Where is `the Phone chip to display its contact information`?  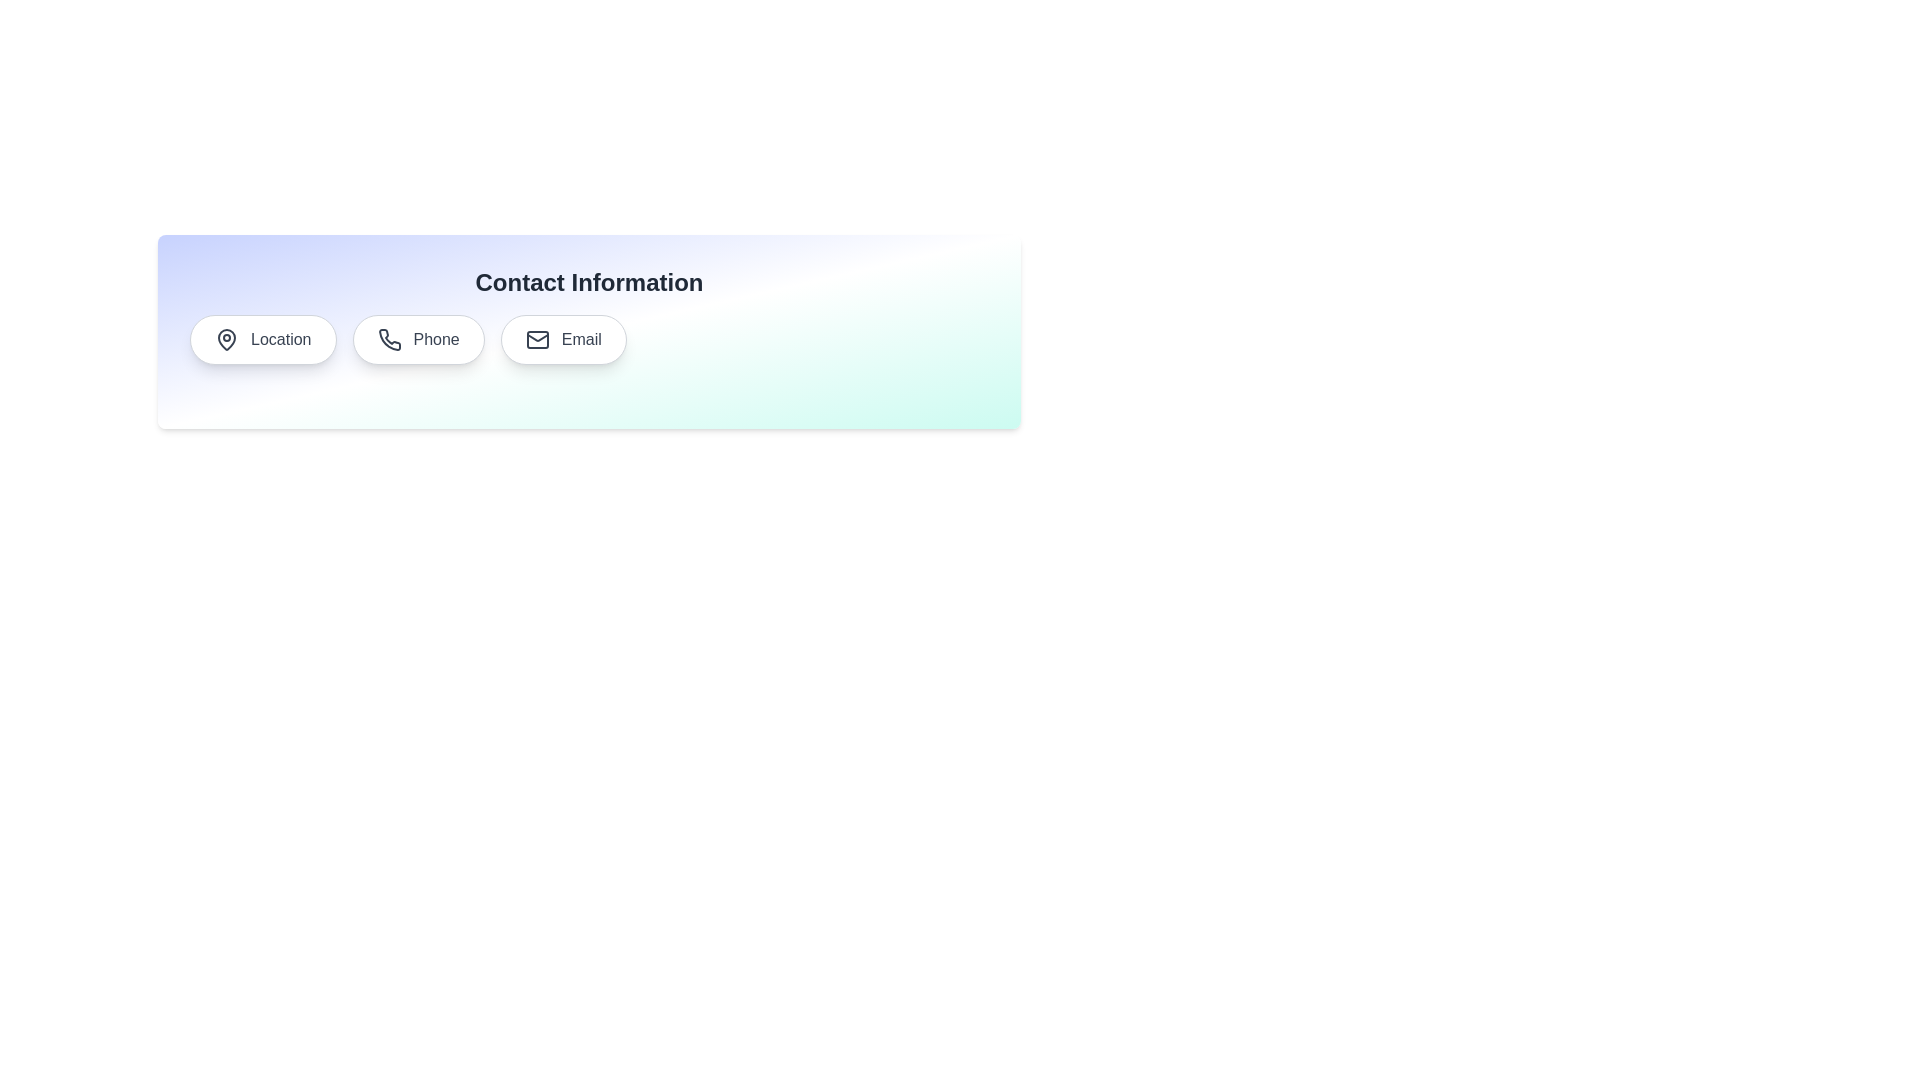 the Phone chip to display its contact information is located at coordinates (417, 338).